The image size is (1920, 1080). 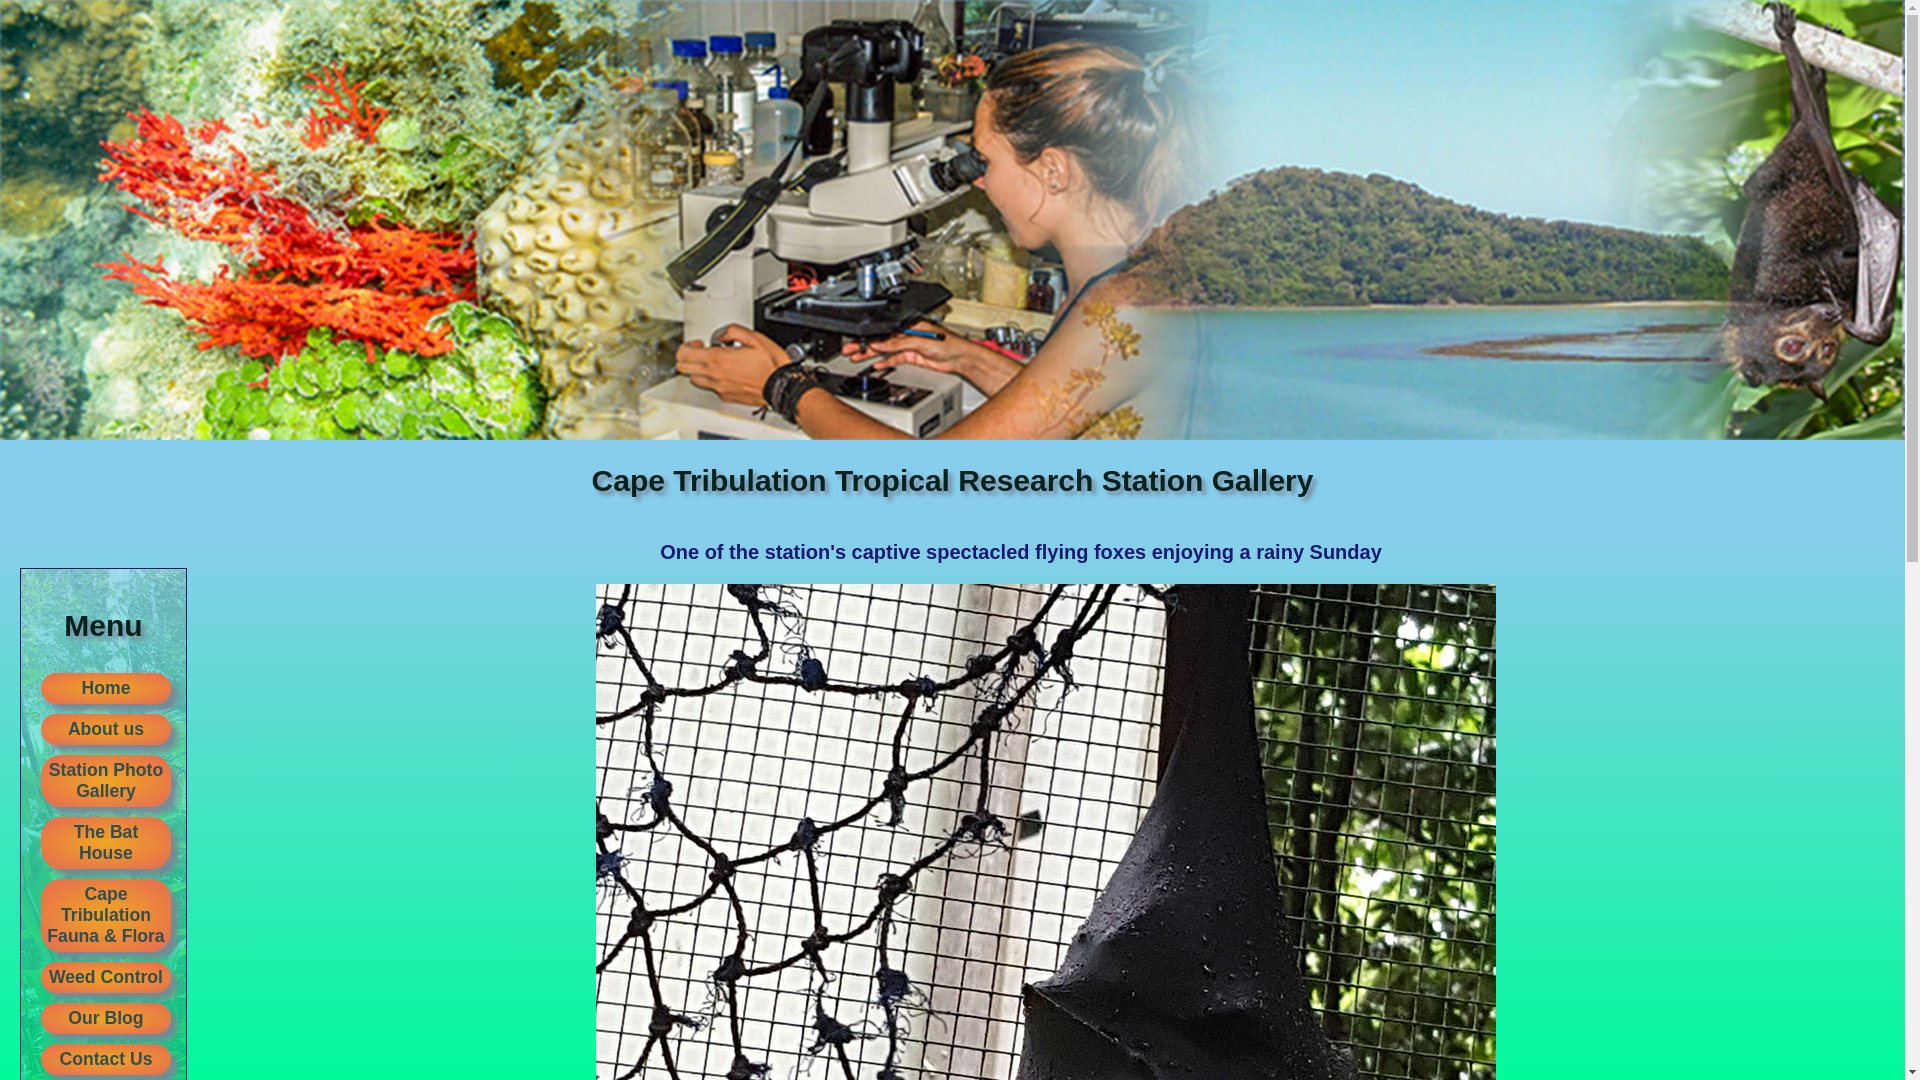 What do you see at coordinates (104, 779) in the screenshot?
I see `'Station Photo Gallery'` at bounding box center [104, 779].